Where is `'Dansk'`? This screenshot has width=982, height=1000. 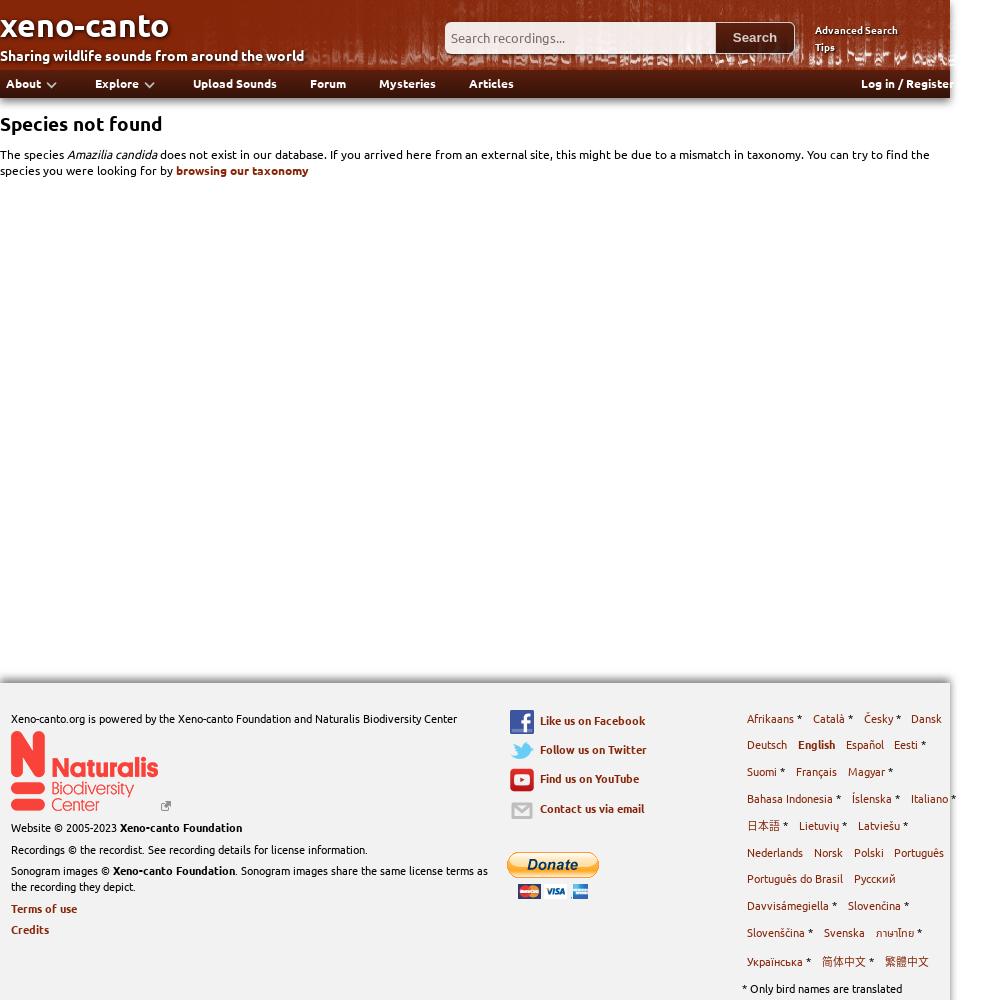 'Dansk' is located at coordinates (926, 716).